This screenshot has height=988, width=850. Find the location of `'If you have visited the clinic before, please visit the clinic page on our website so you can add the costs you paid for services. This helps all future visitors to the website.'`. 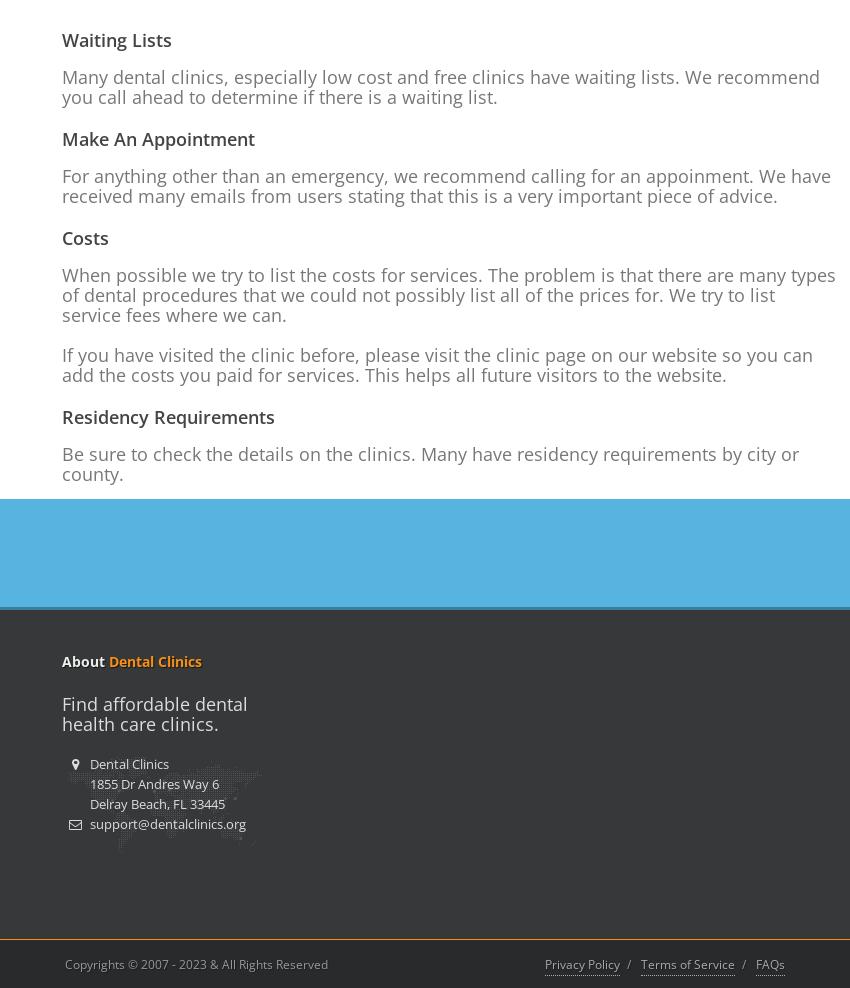

'If you have visited the clinic before, please visit the clinic page on our website so you can add the costs you paid for services. This helps all future visitors to the website.' is located at coordinates (61, 364).